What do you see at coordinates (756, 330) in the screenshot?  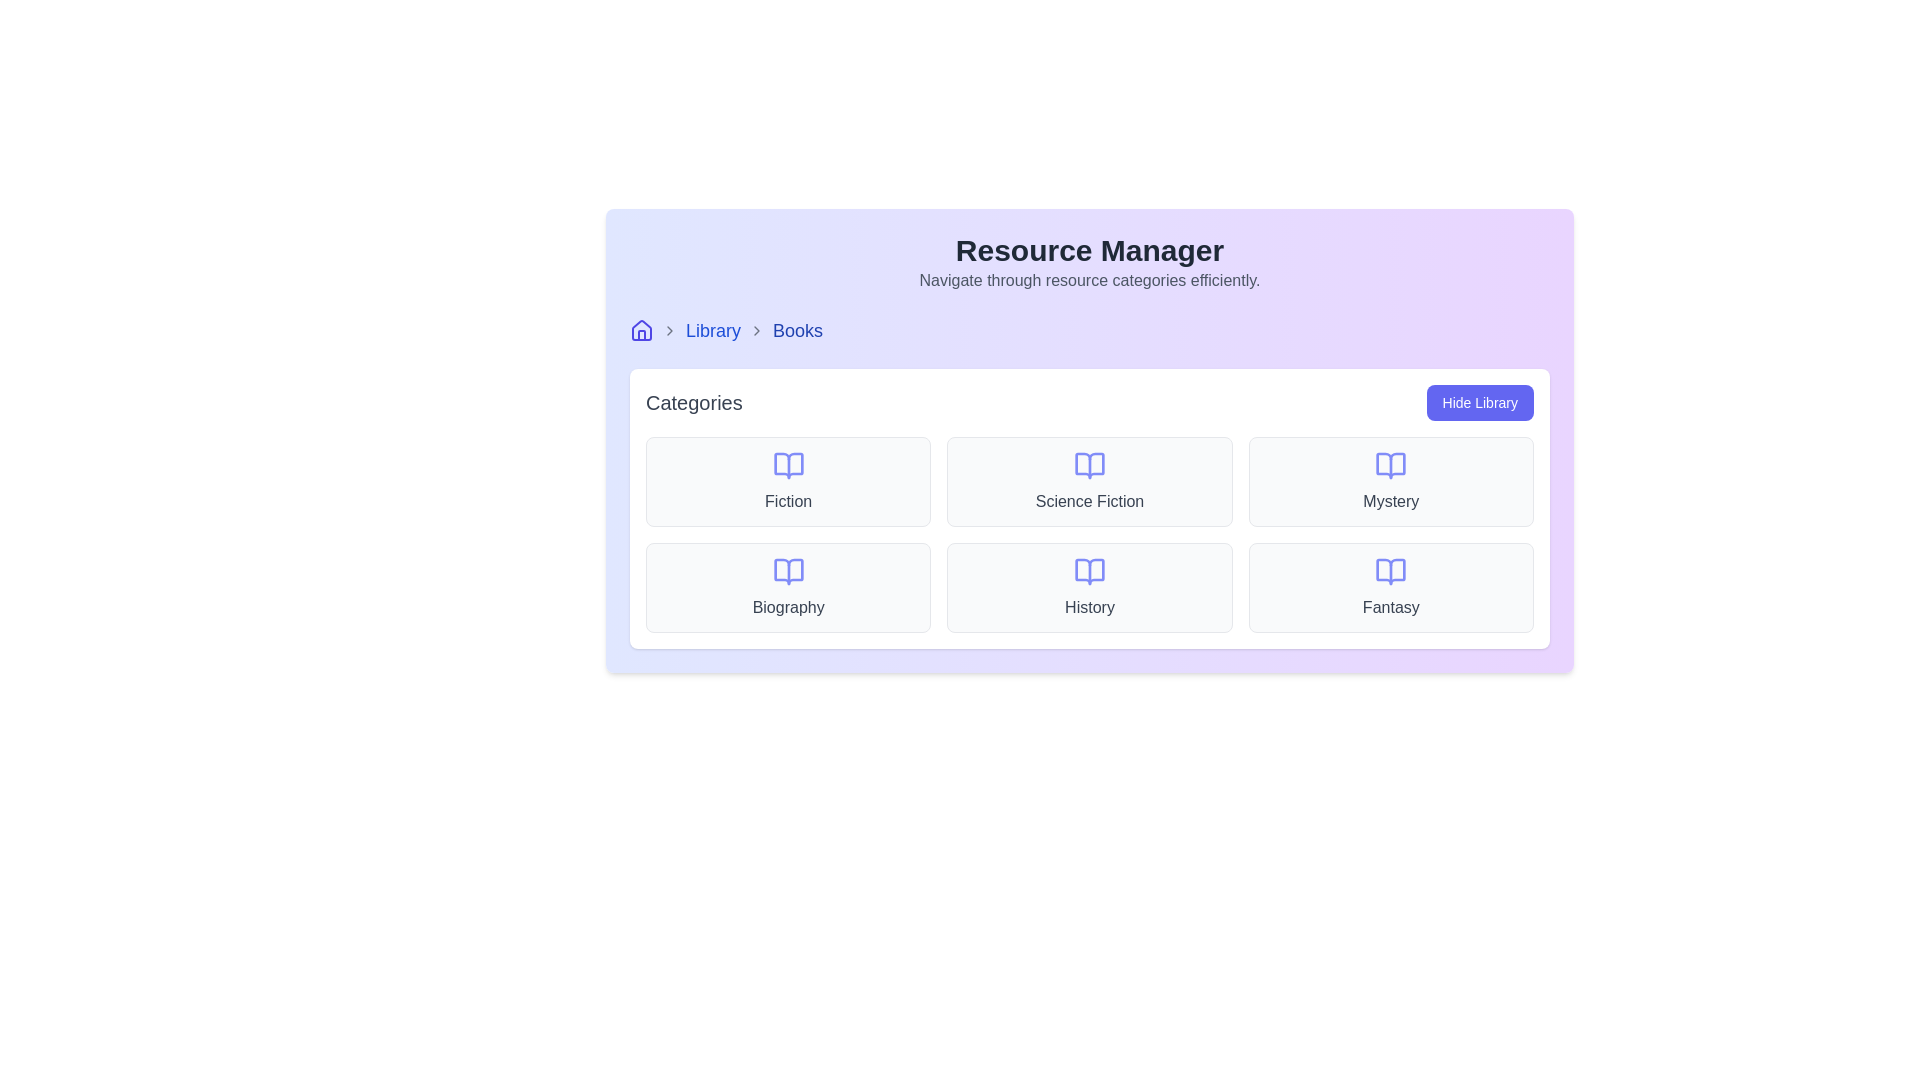 I see `the second chevron icon in the breadcrumb navigation bar, which is gray and points right, located between 'Library' and 'Books'` at bounding box center [756, 330].